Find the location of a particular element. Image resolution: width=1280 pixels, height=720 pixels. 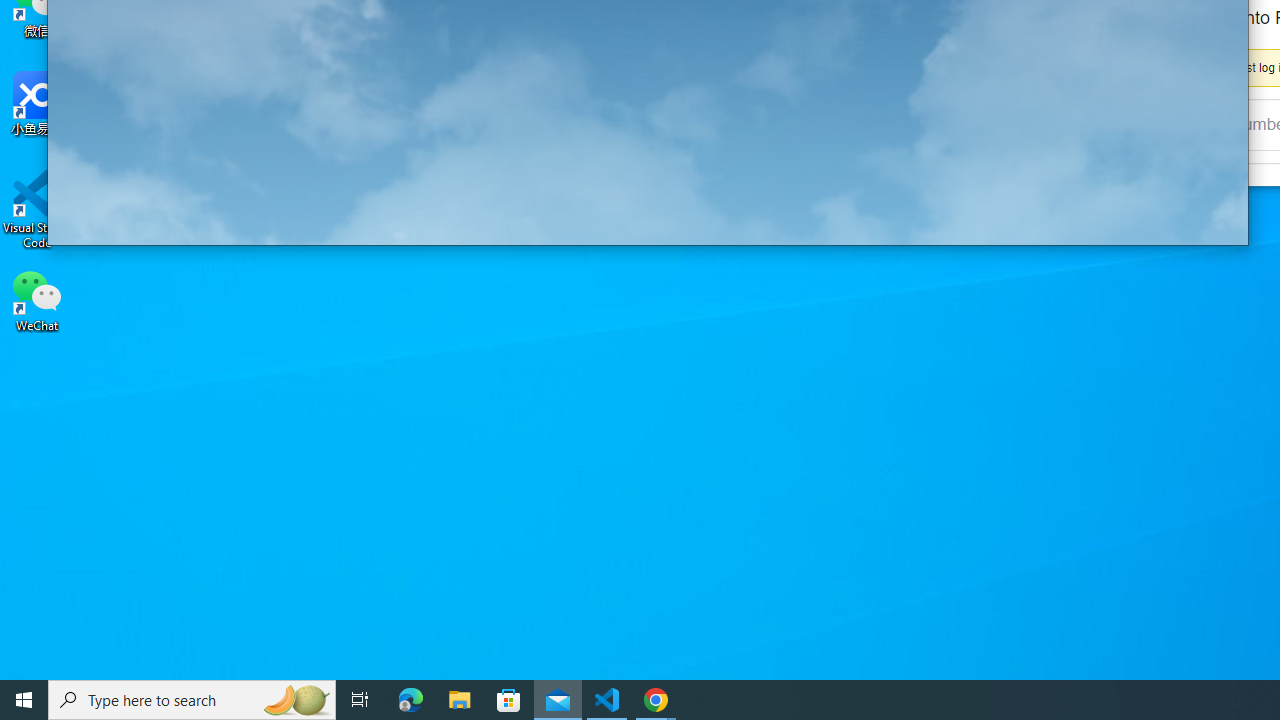

'Task View' is located at coordinates (359, 698).